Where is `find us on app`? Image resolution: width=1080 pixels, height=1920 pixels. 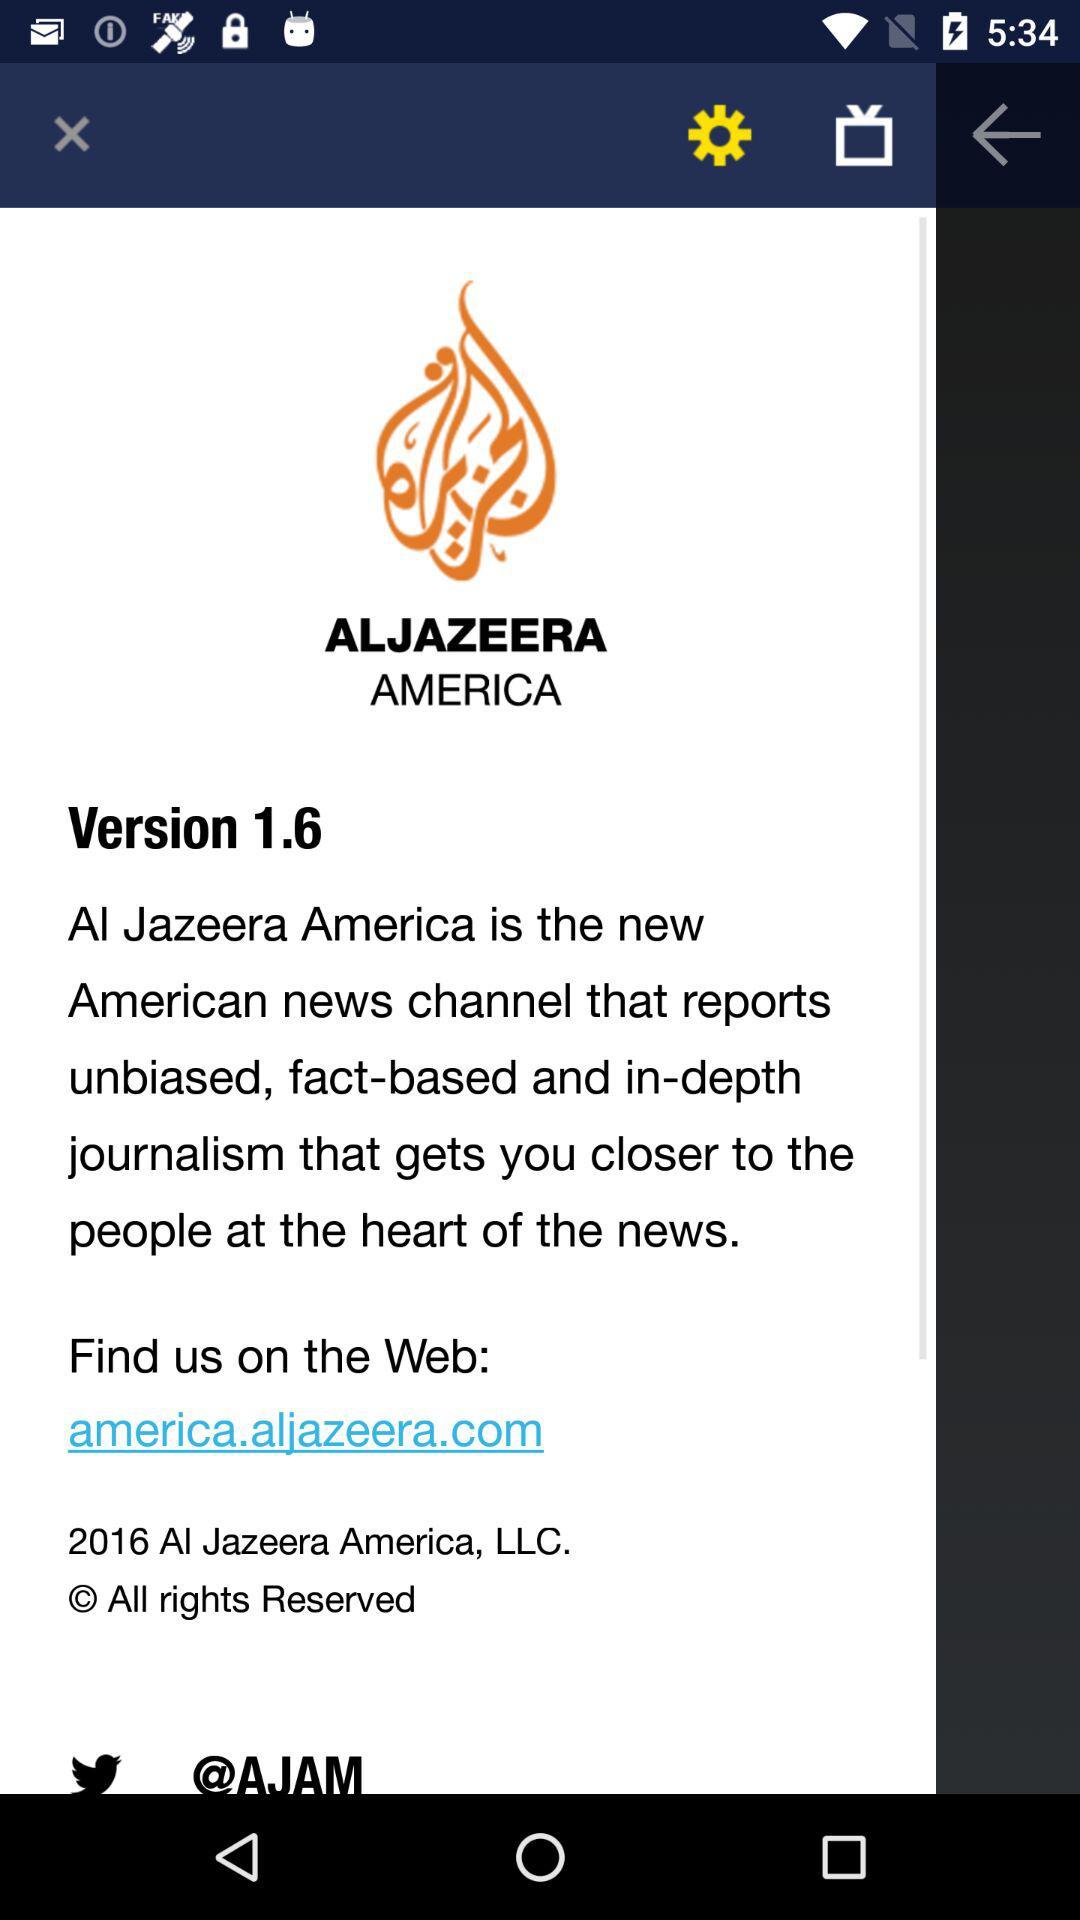
find us on app is located at coordinates (467, 1398).